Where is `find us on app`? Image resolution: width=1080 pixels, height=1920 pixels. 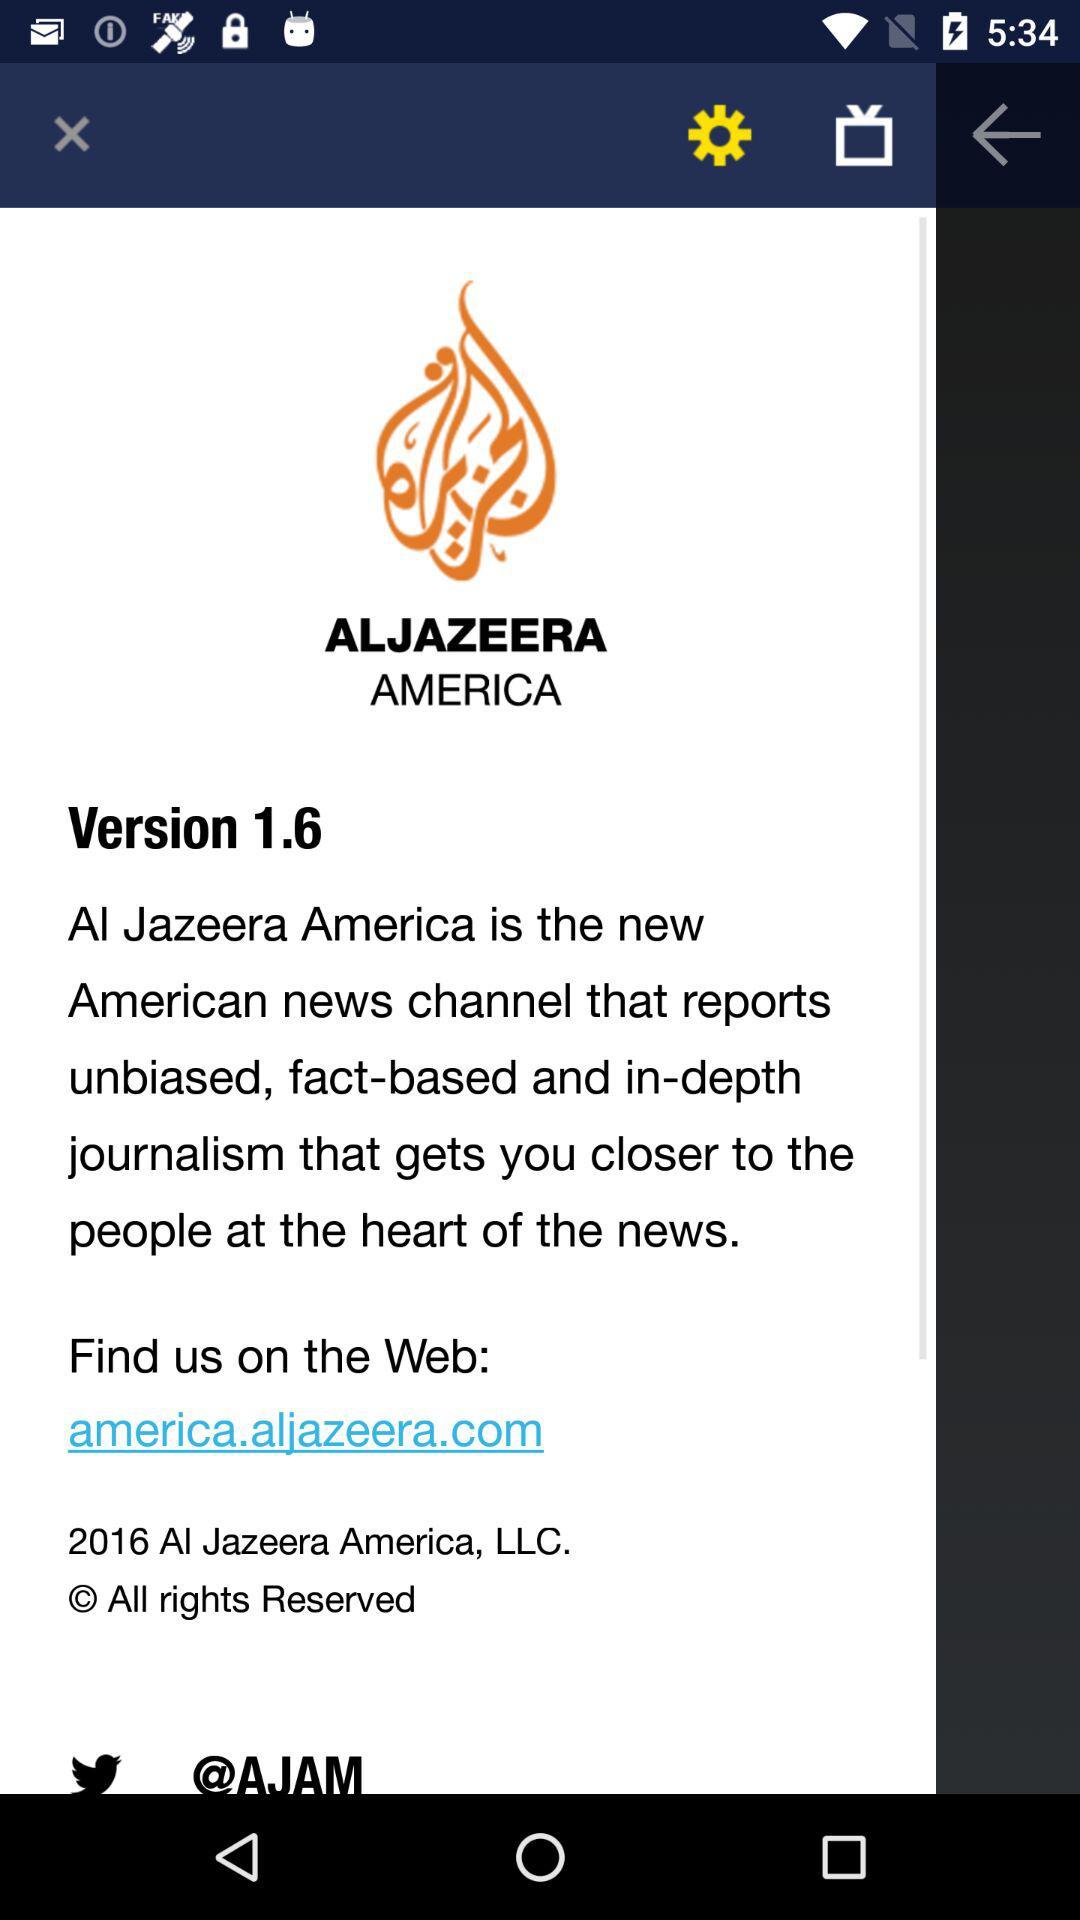
find us on app is located at coordinates (467, 1398).